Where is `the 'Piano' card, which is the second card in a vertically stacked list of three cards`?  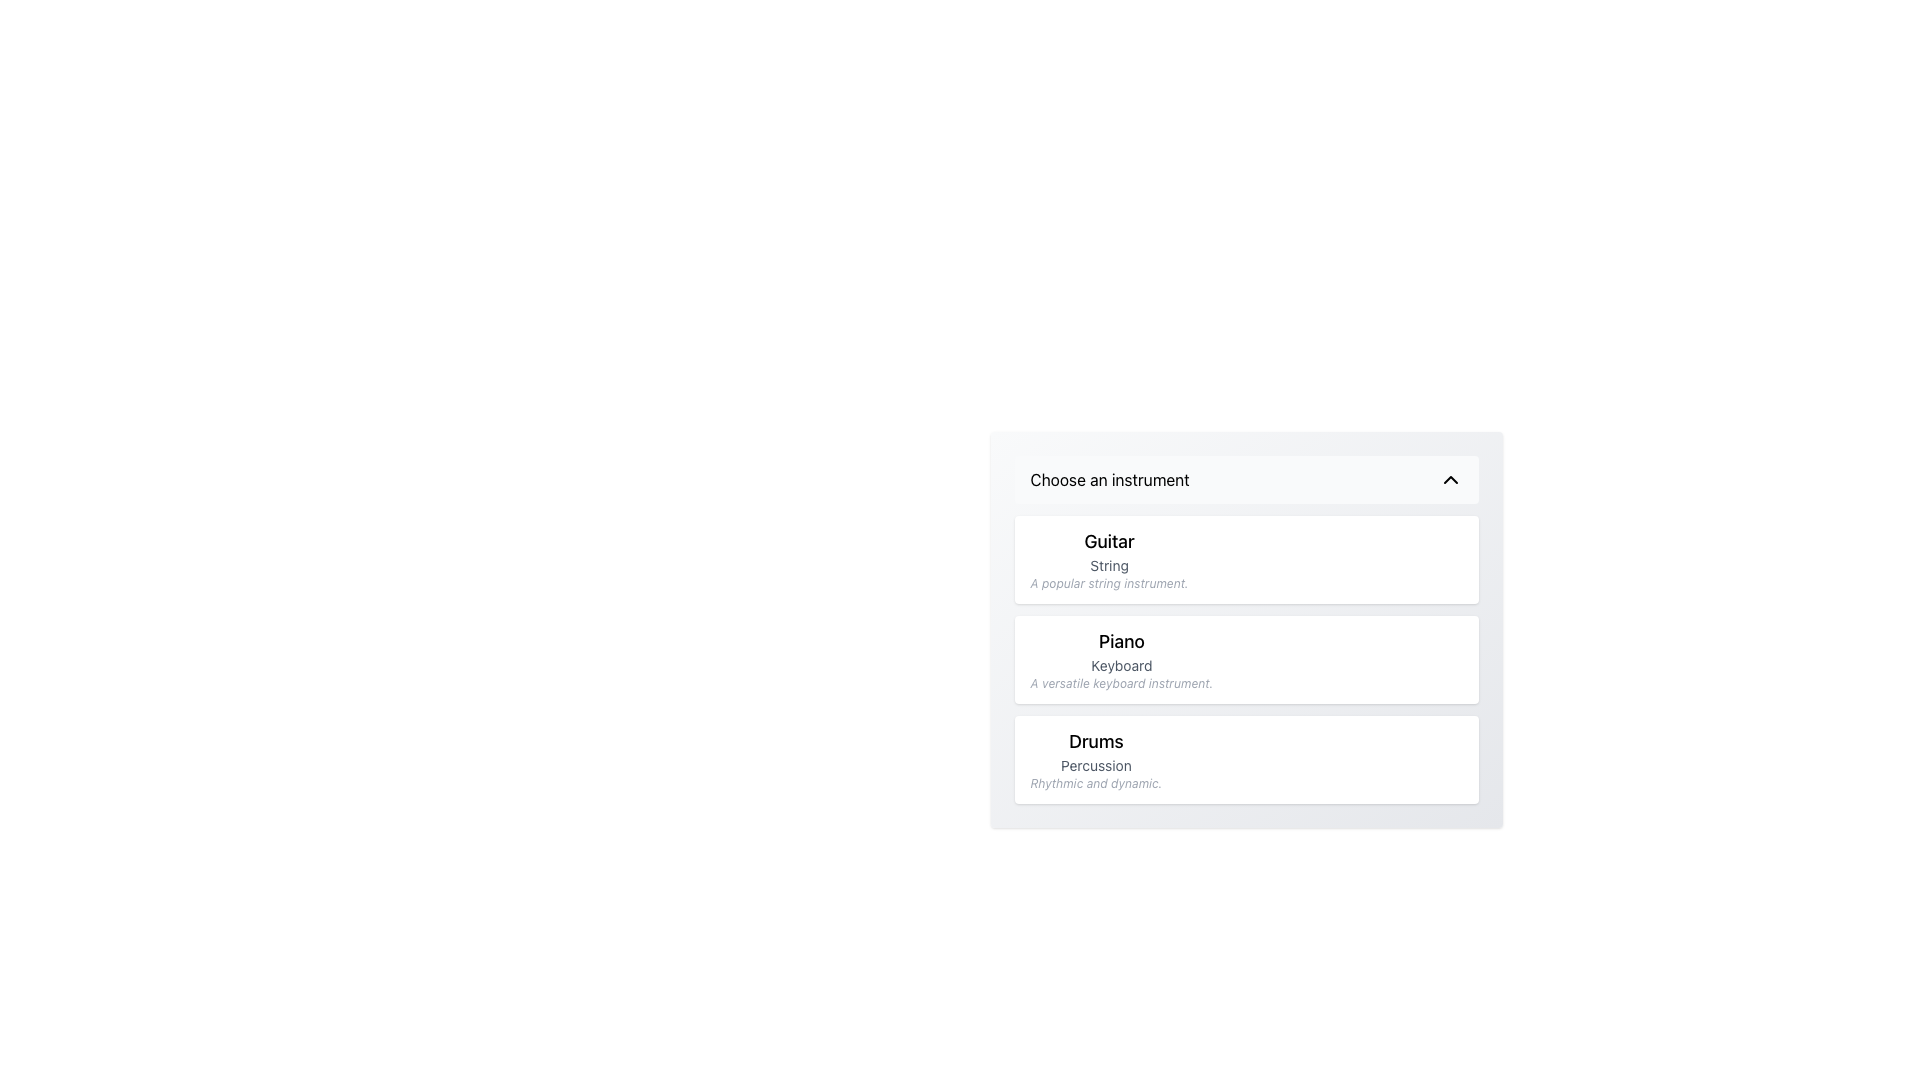 the 'Piano' card, which is the second card in a vertically stacked list of three cards is located at coordinates (1245, 659).